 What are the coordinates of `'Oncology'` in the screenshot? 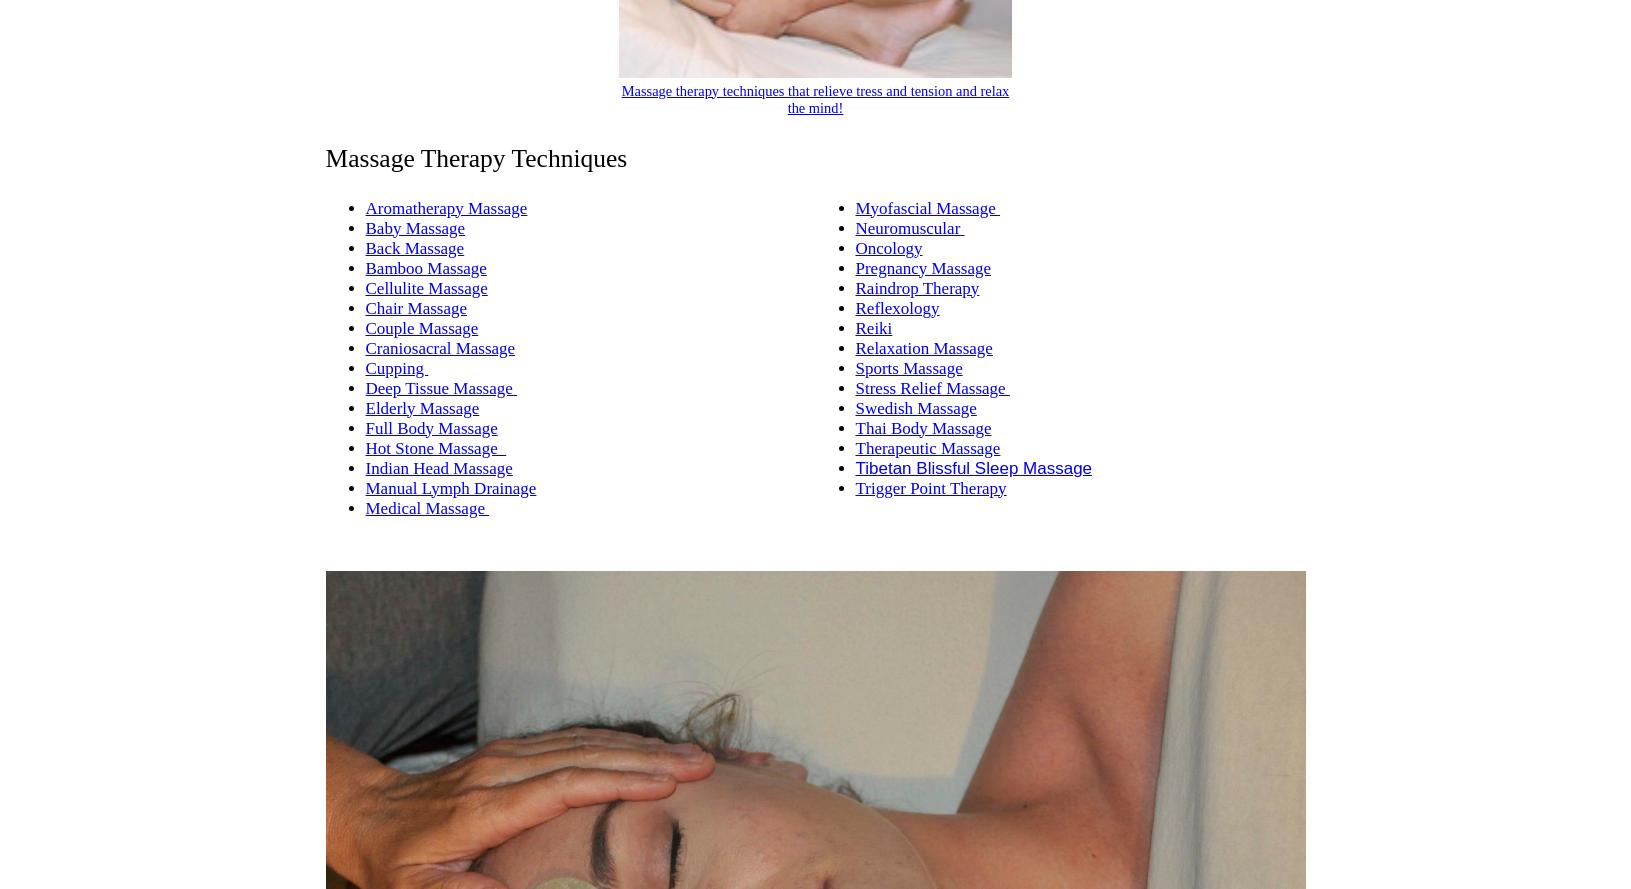 It's located at (888, 246).